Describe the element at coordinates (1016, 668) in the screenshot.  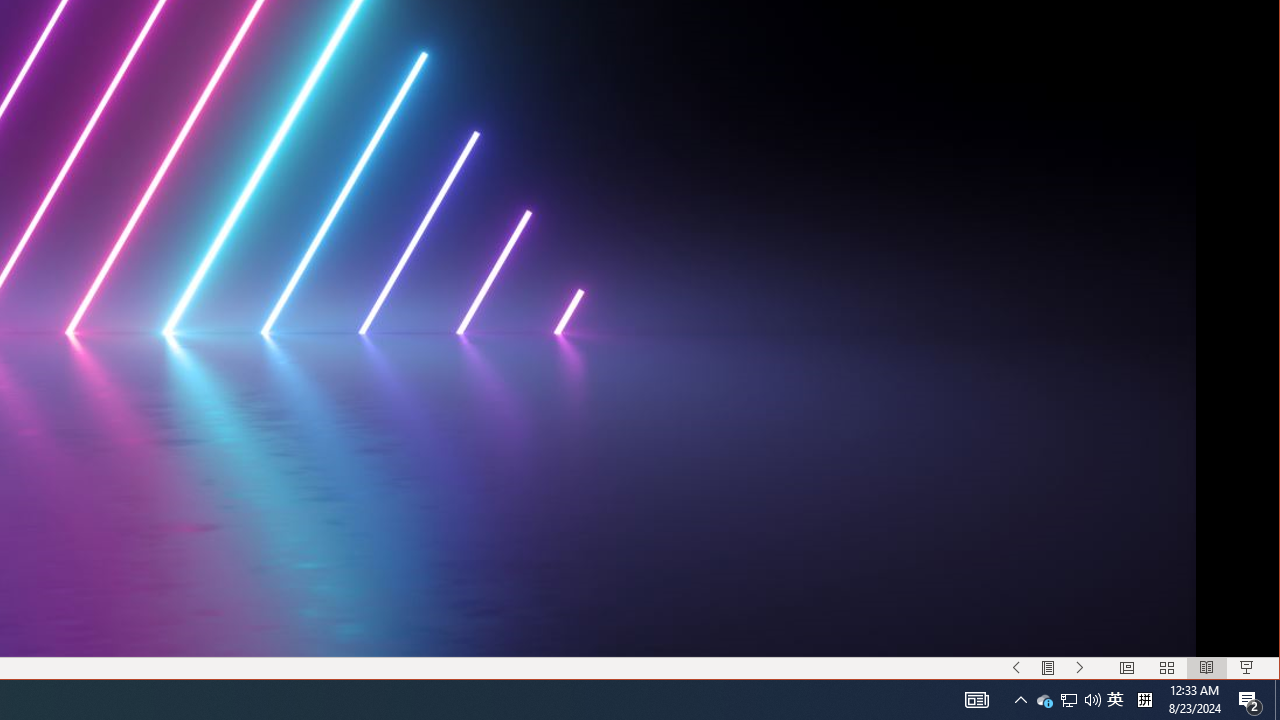
I see `'Slide Show Previous On'` at that location.